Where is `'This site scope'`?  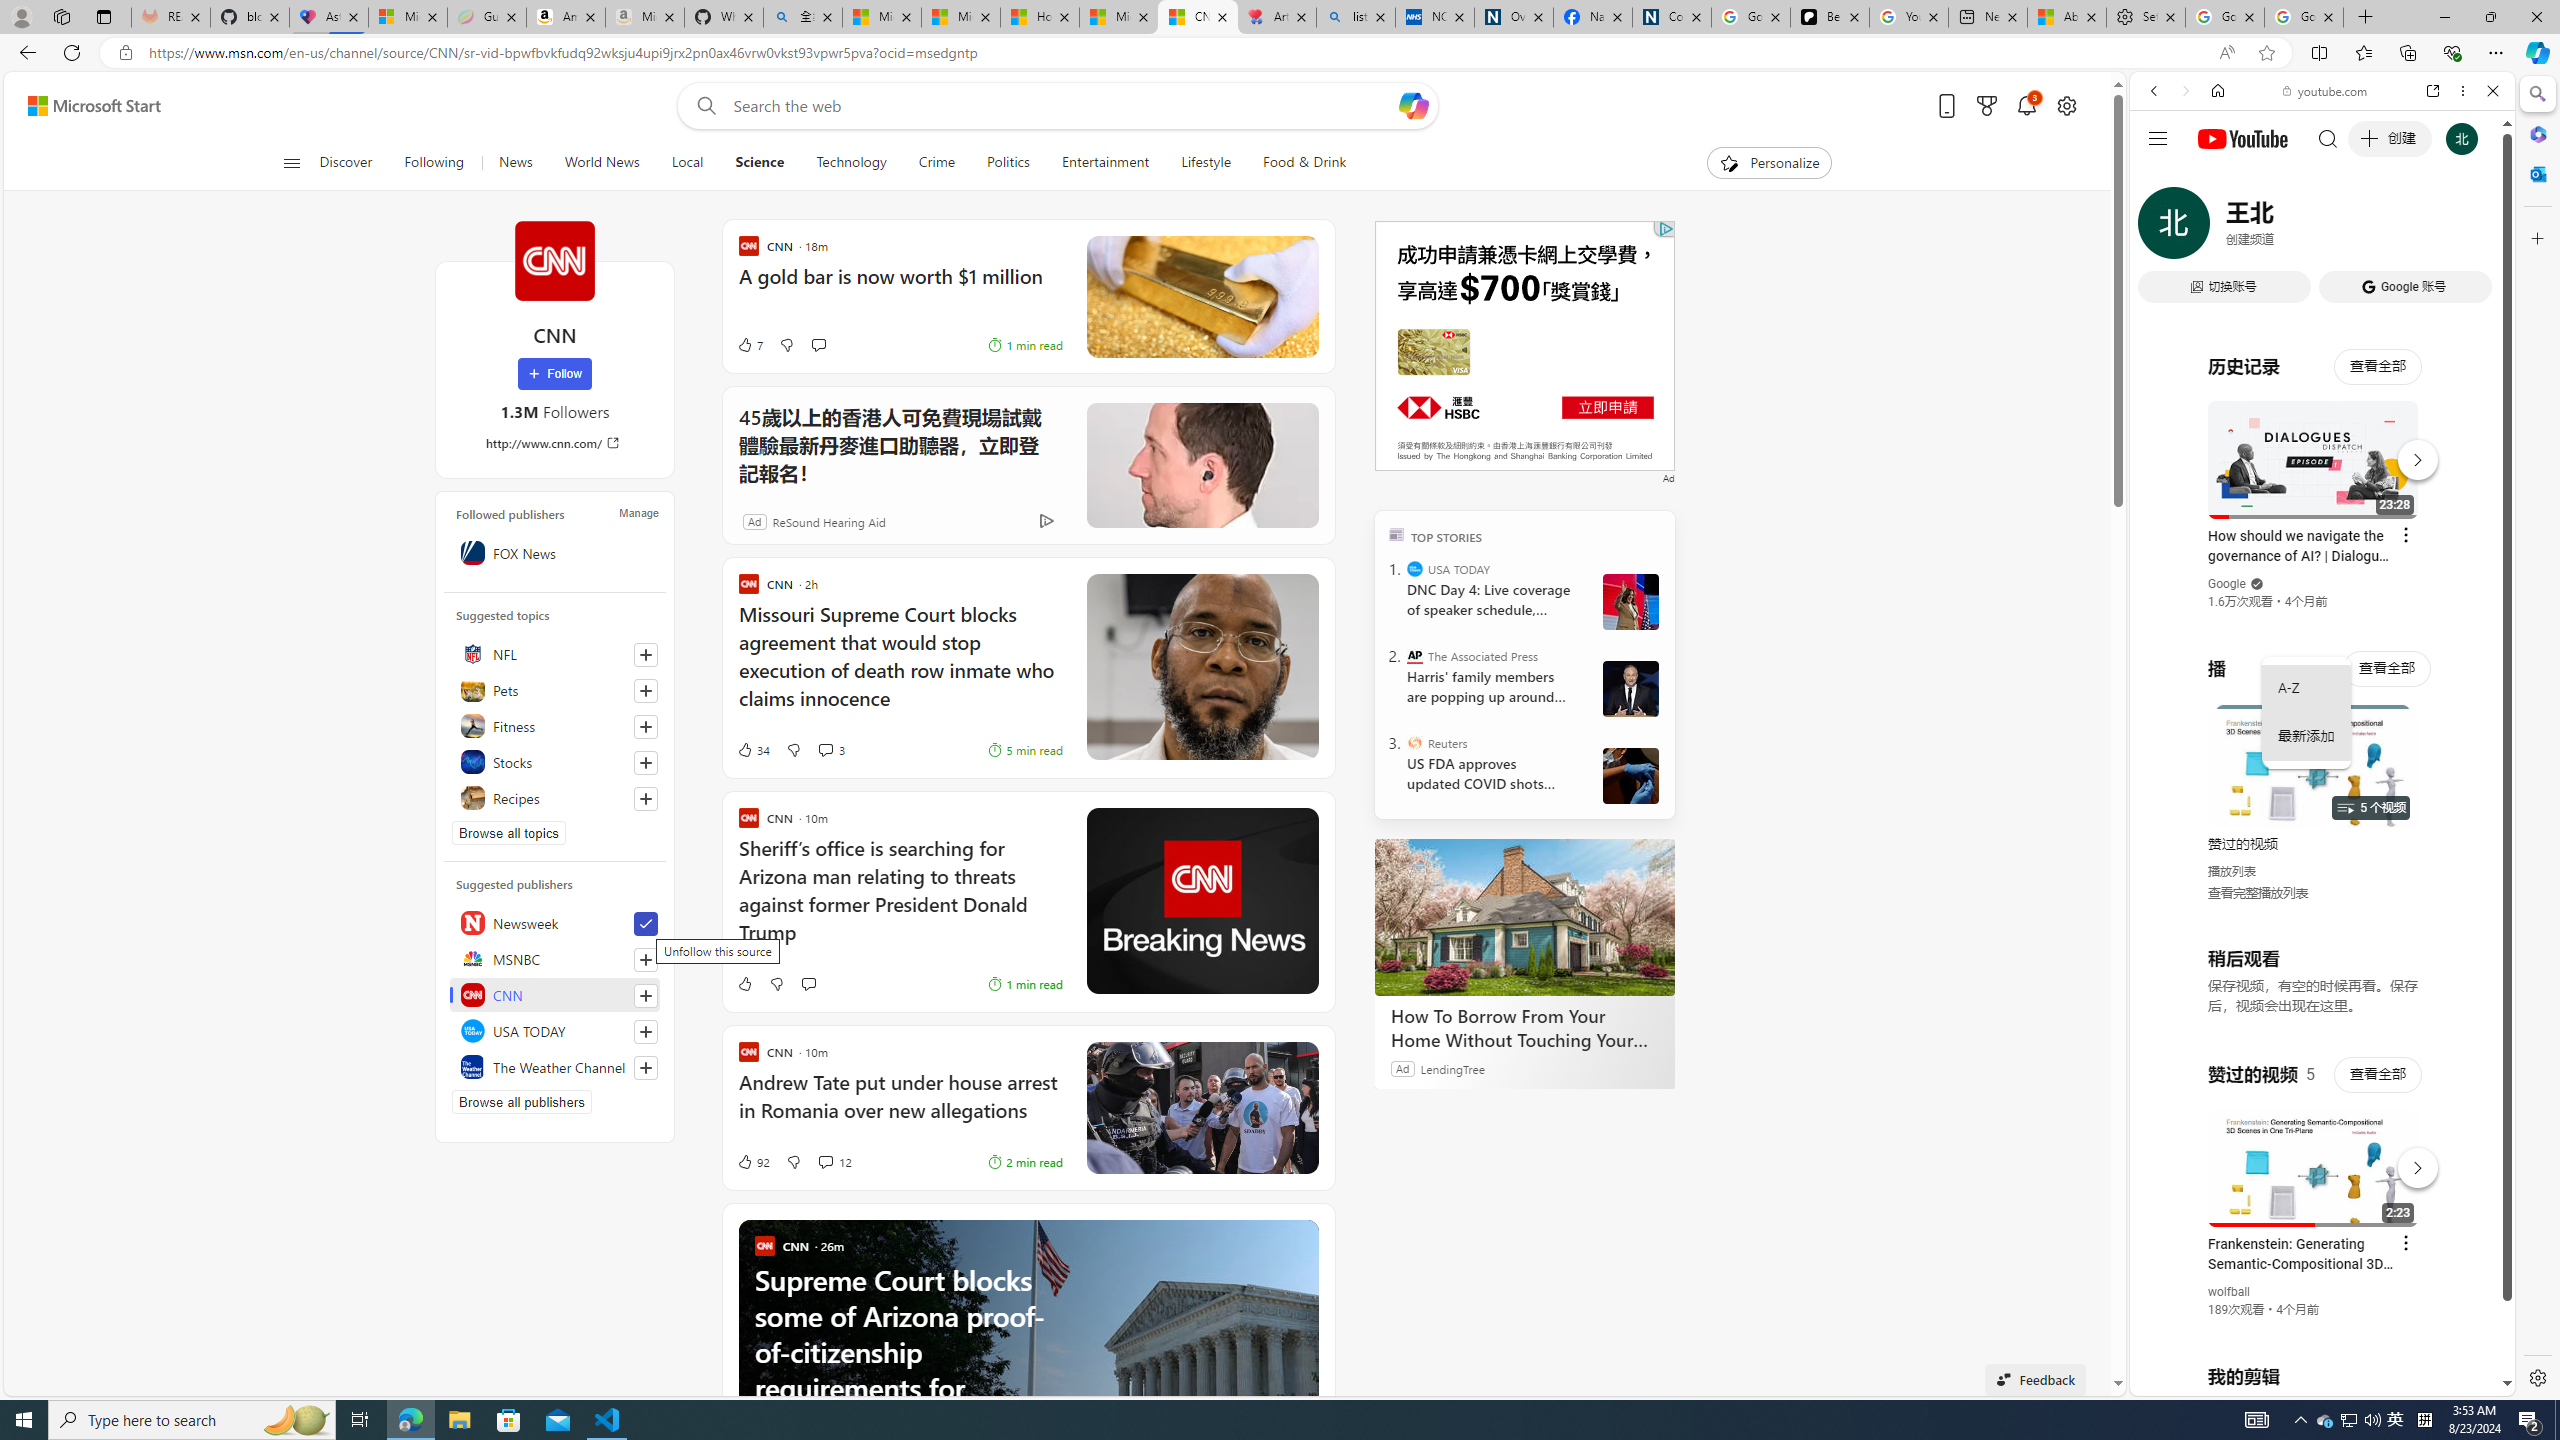 'This site scope' is located at coordinates (2214, 180).